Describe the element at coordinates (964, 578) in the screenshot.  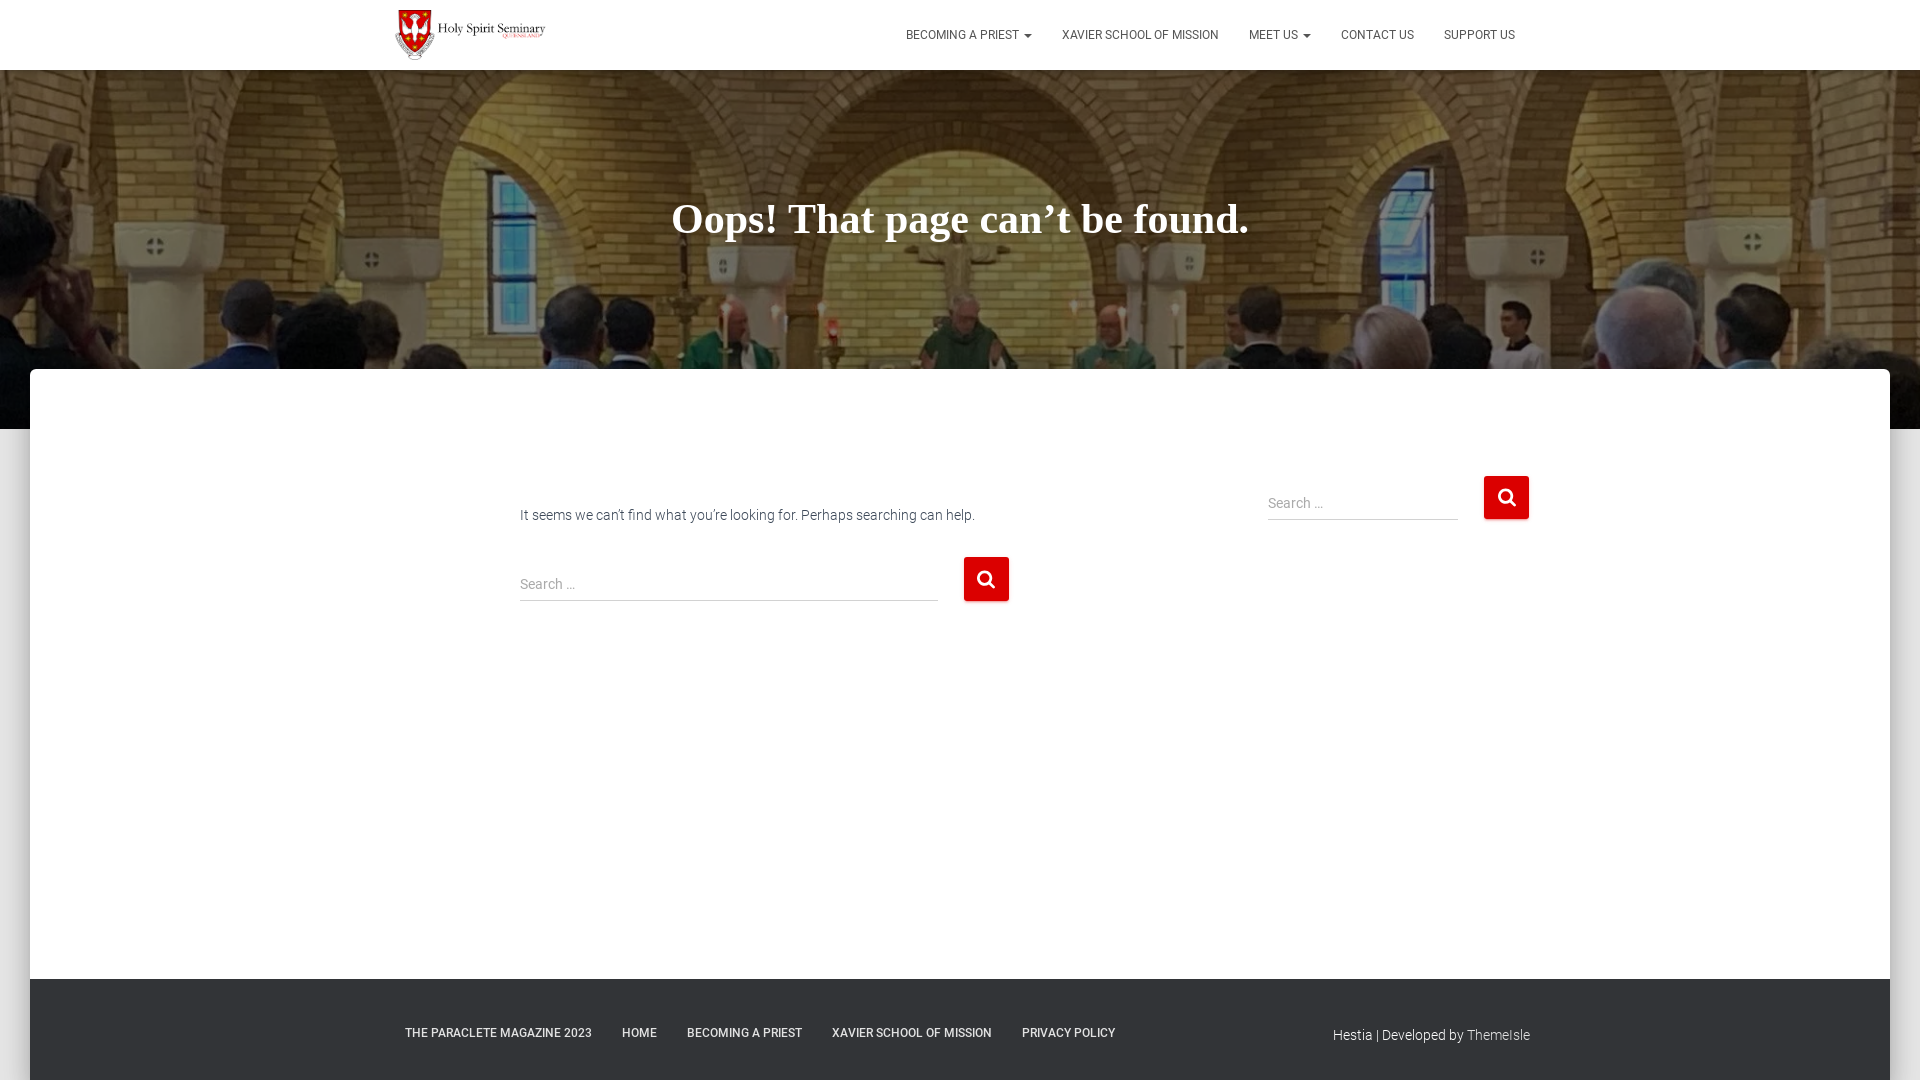
I see `'Search'` at that location.